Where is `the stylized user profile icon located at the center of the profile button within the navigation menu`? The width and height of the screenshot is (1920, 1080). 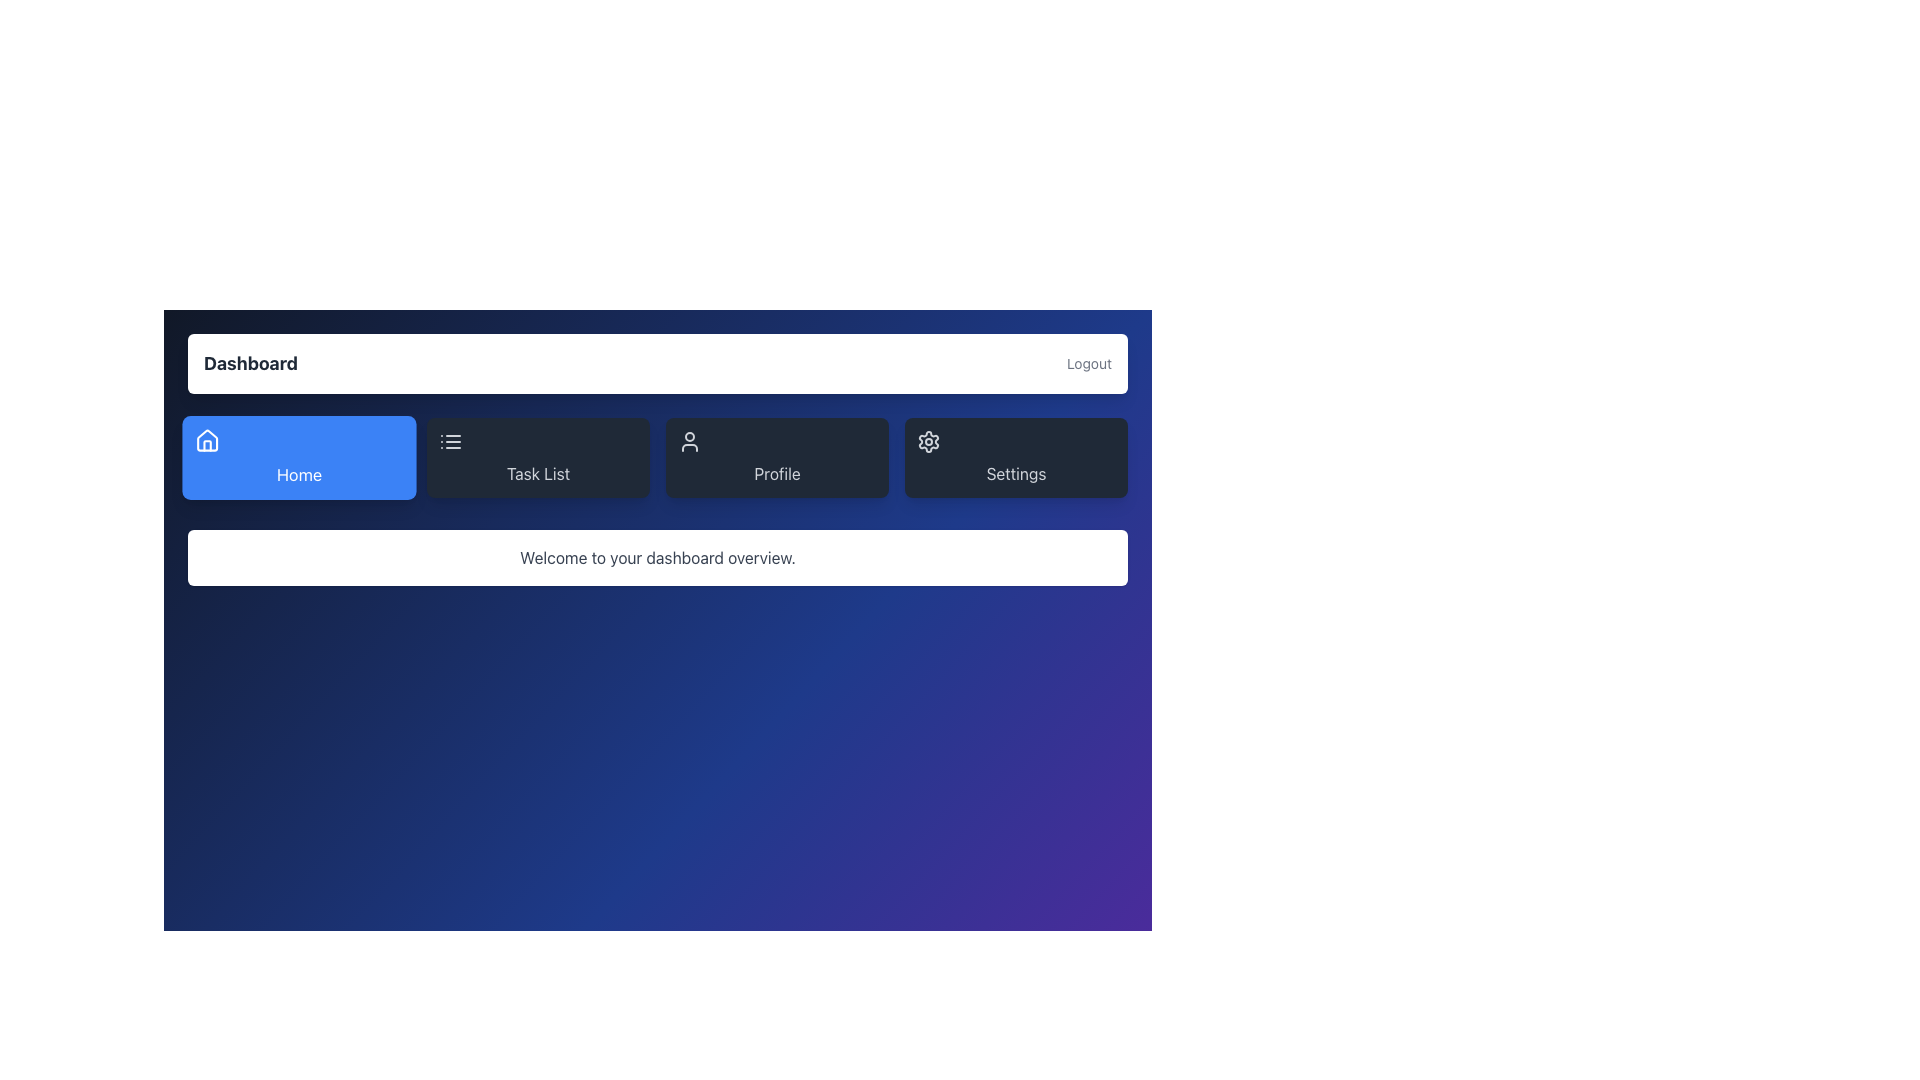 the stylized user profile icon located at the center of the profile button within the navigation menu is located at coordinates (690, 441).